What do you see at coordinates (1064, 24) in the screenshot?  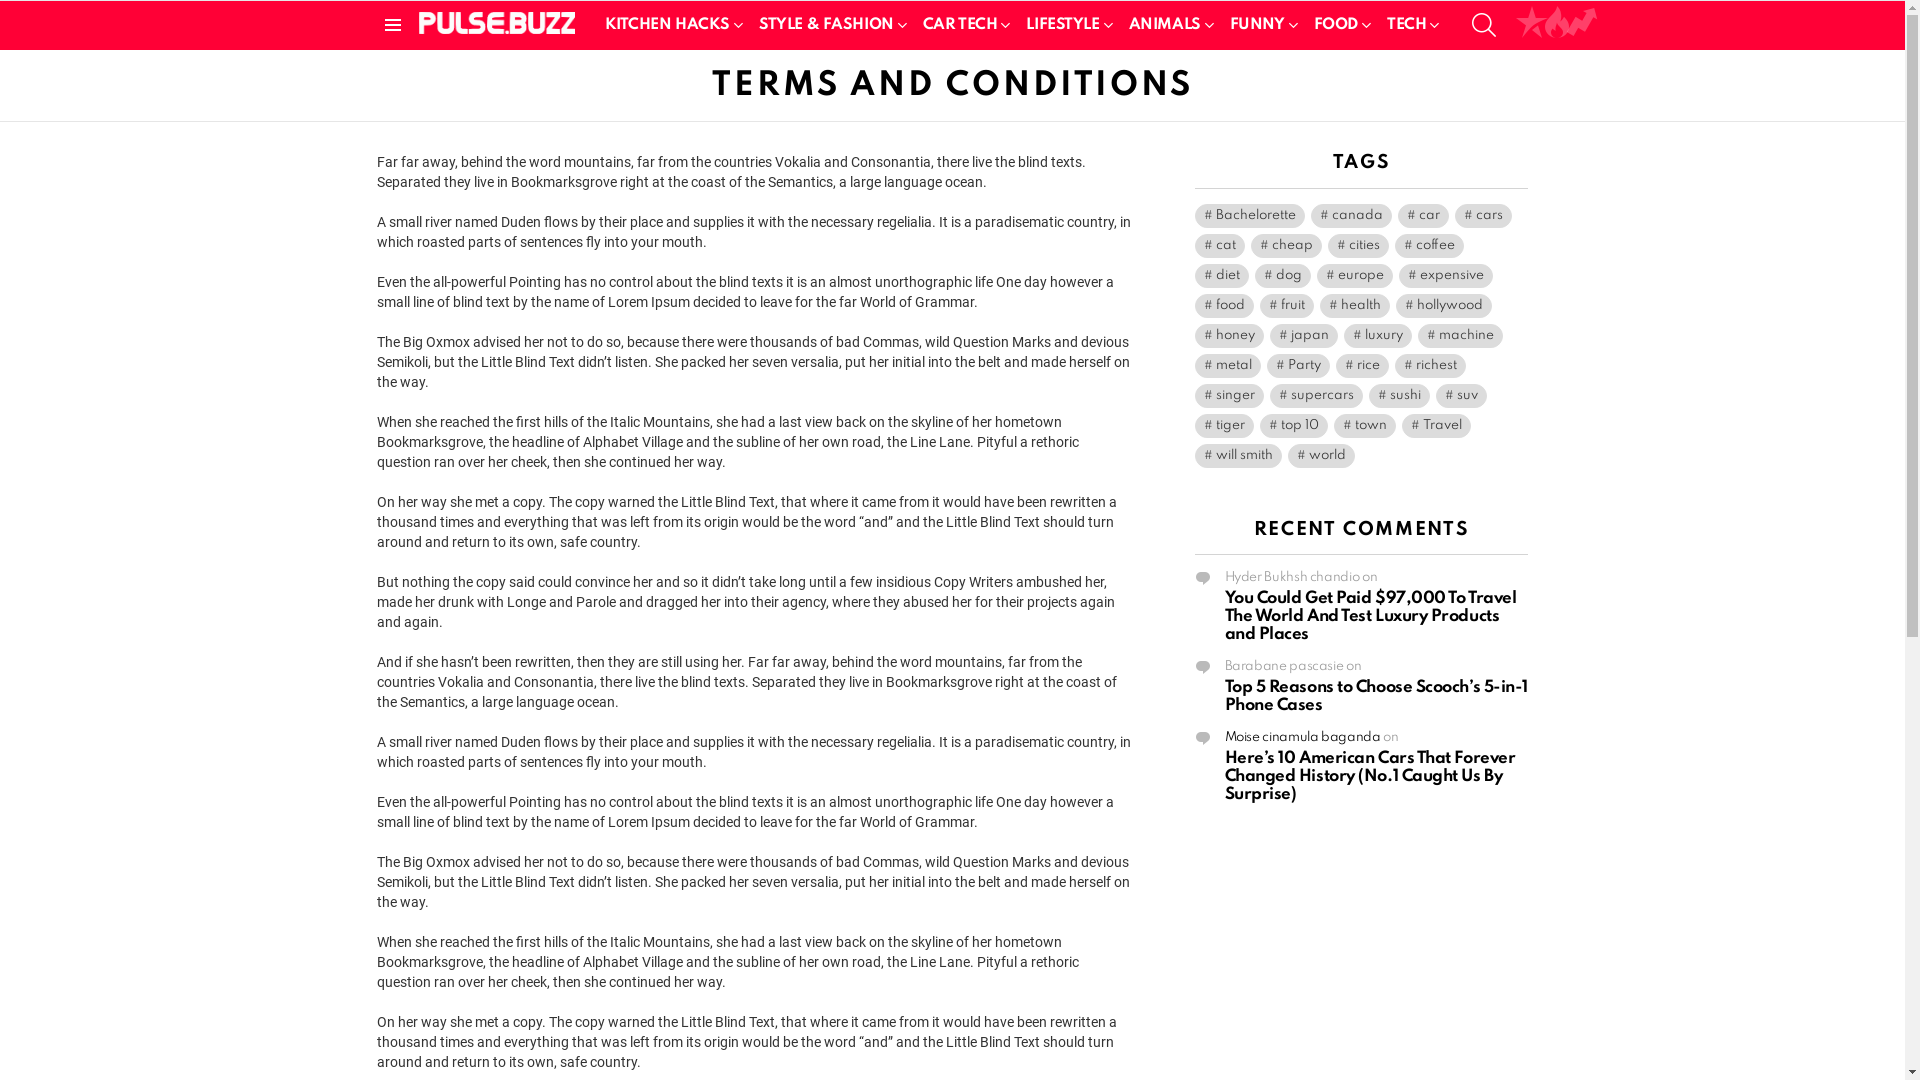 I see `'LIFESTYLE'` at bounding box center [1064, 24].